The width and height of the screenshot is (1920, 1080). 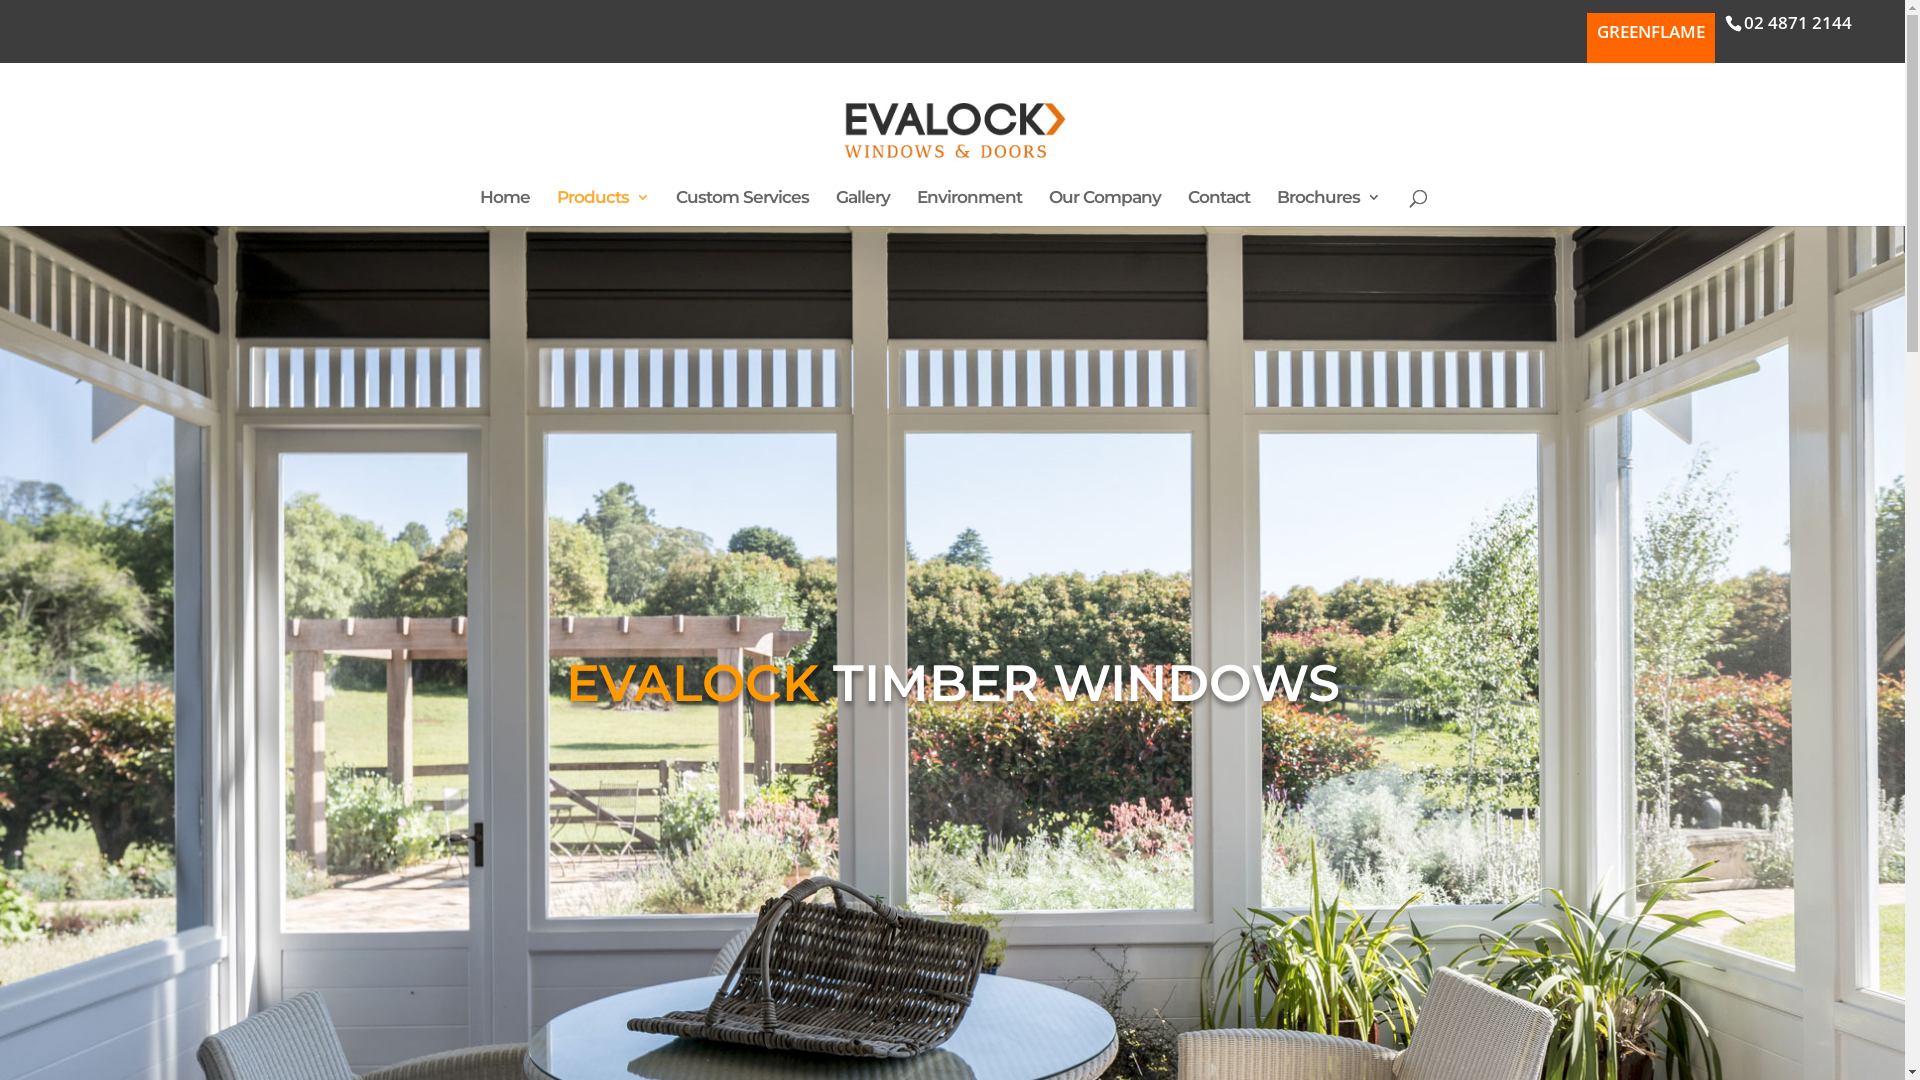 I want to click on 'Environment', so click(x=969, y=208).